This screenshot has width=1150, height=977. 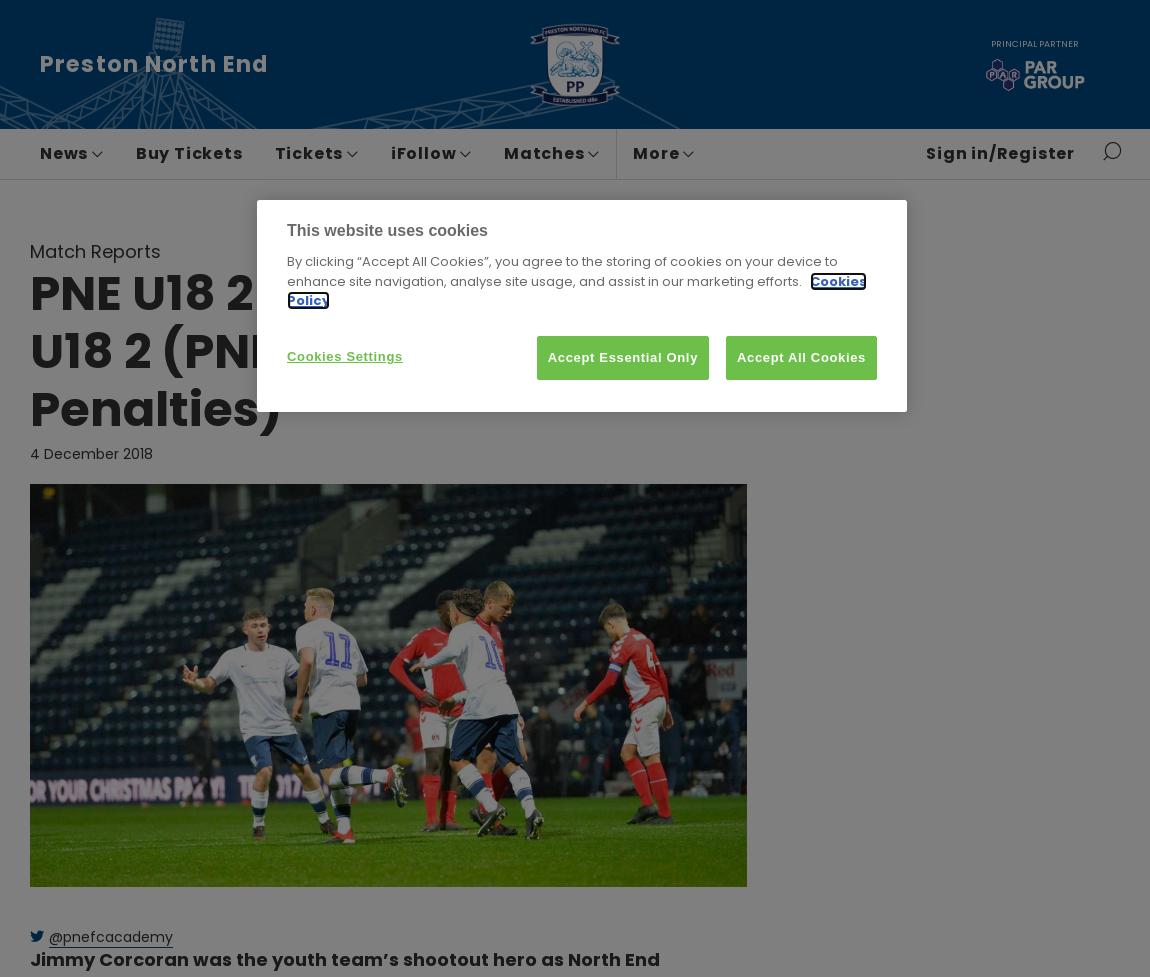 What do you see at coordinates (152, 63) in the screenshot?
I see `'Preston North End'` at bounding box center [152, 63].